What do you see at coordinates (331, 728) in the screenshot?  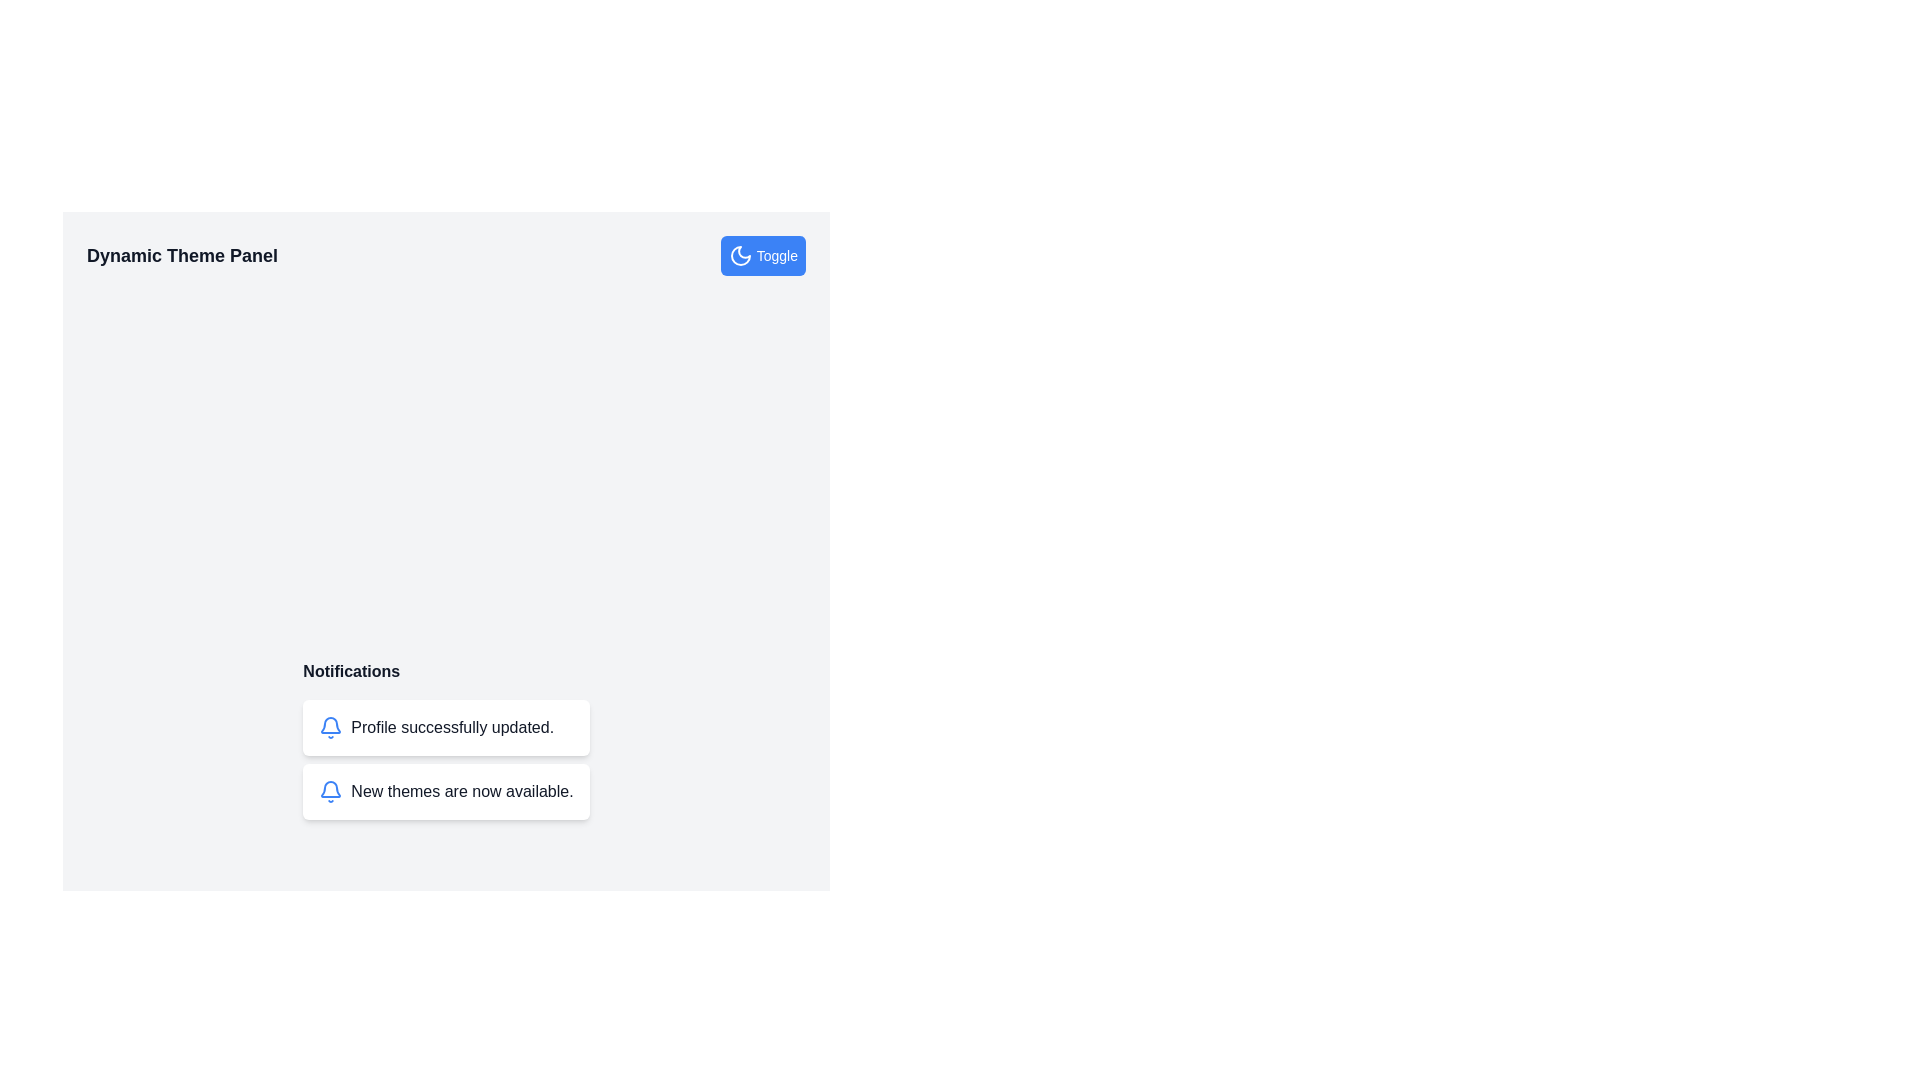 I see `the blue bell icon representing notifications, located in the 'Profile successfully updated.' notification card, to the left of the text area` at bounding box center [331, 728].